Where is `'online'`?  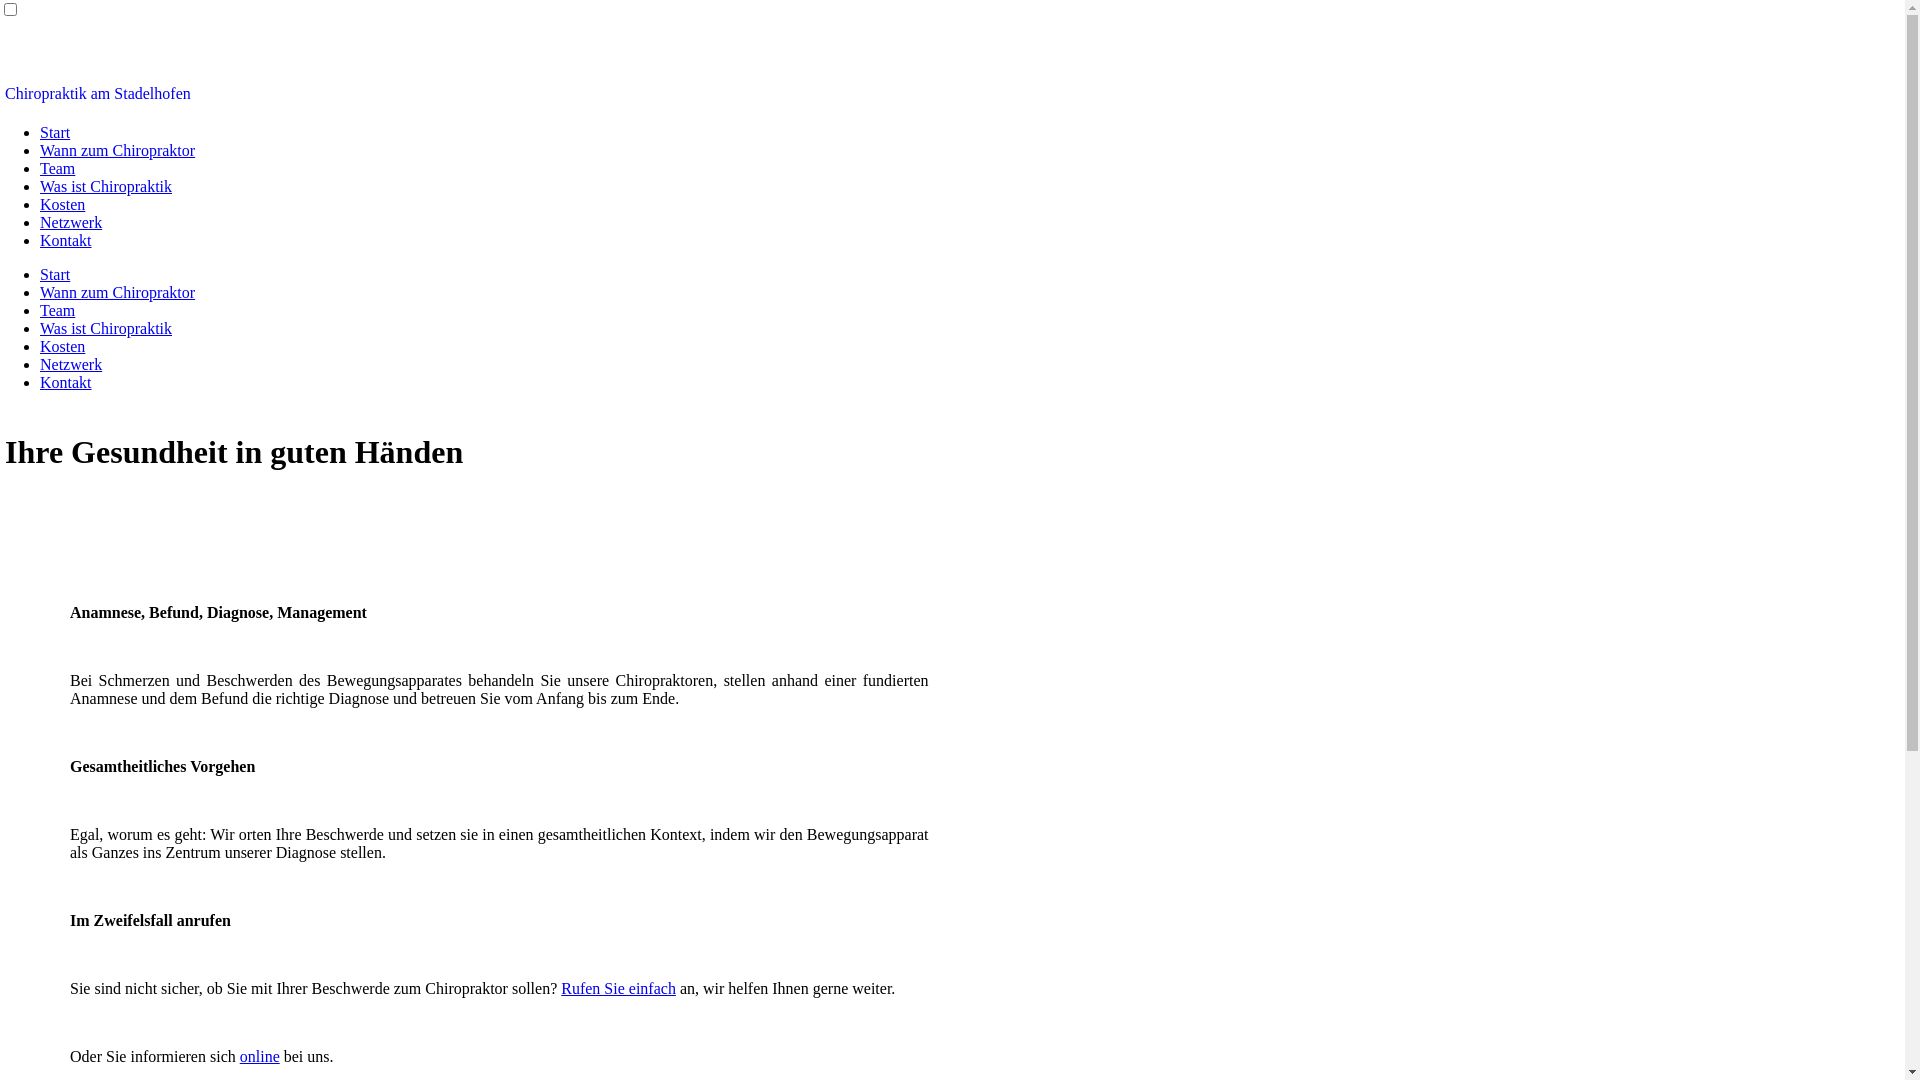 'online' is located at coordinates (258, 1055).